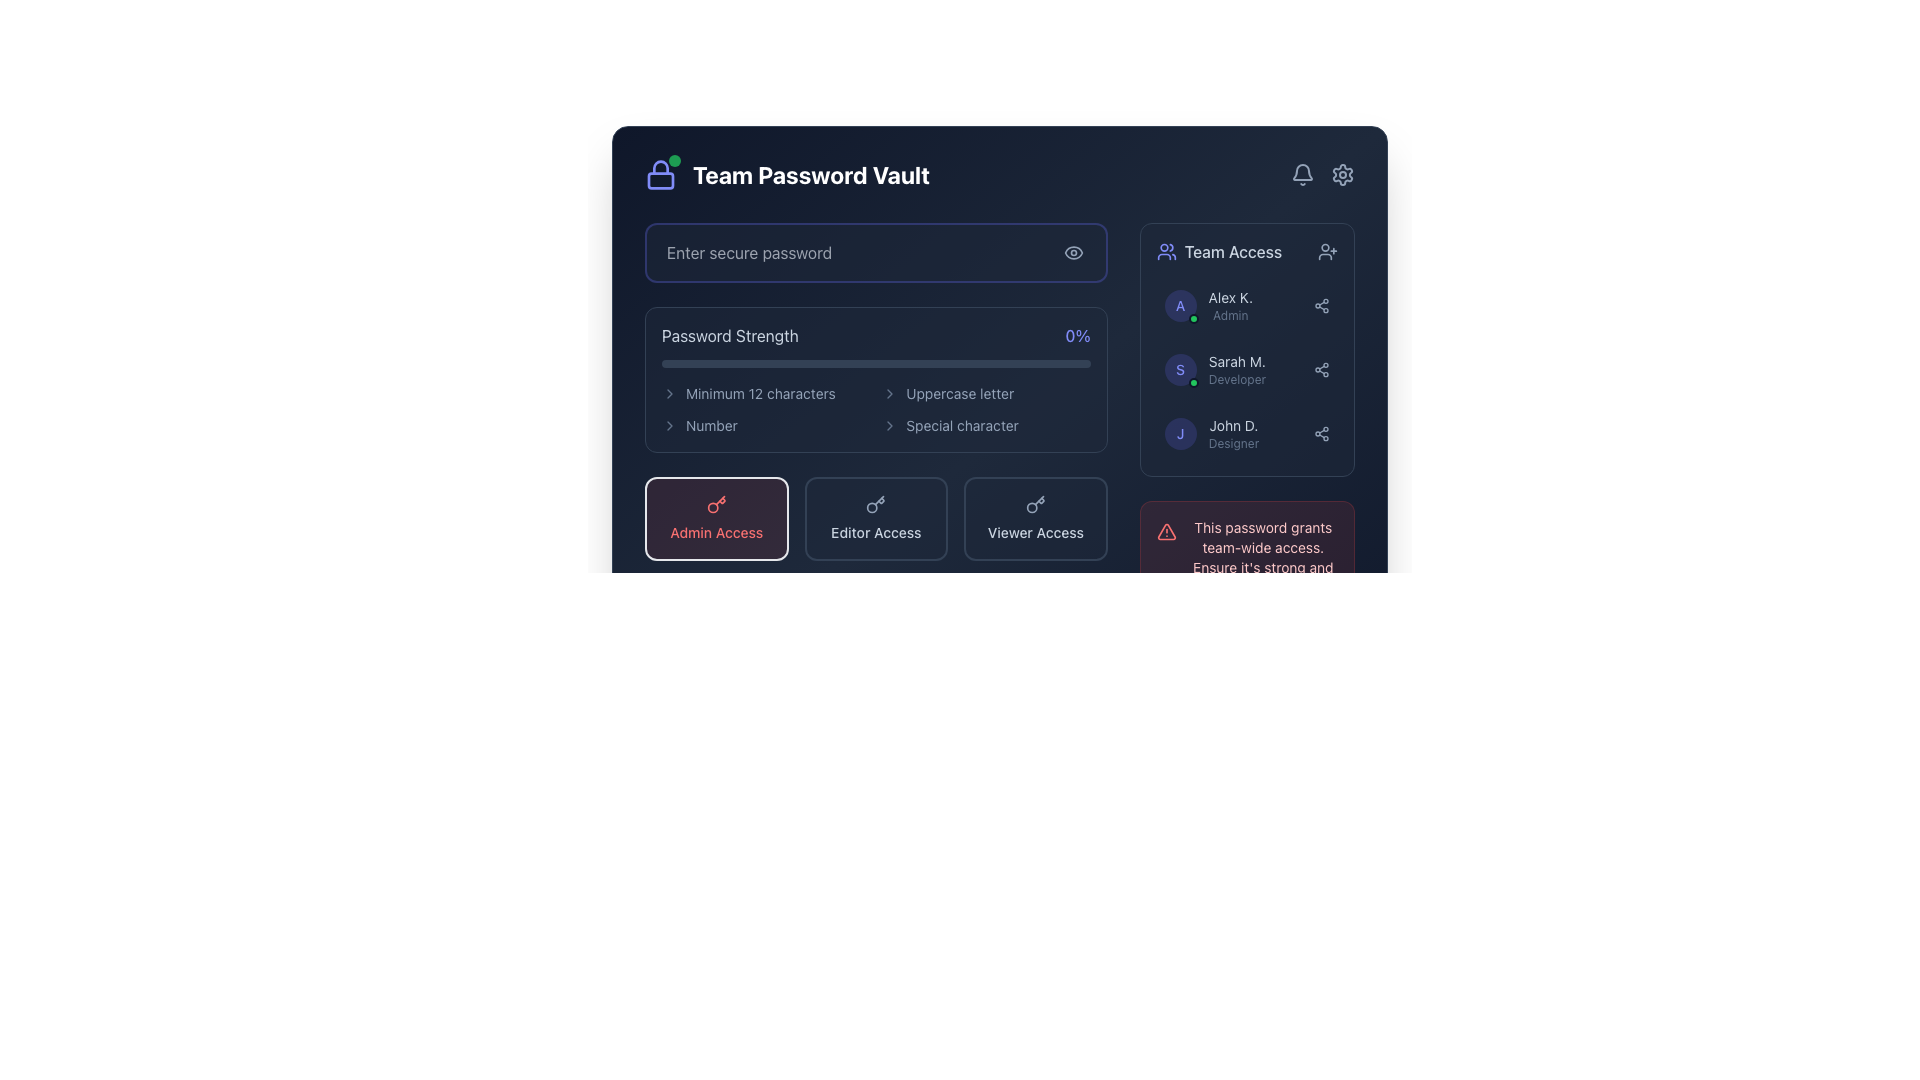 The width and height of the screenshot is (1920, 1080). I want to click on the Profile Icon for user 'Alex K.' in the 'Team Access' section, so click(1180, 305).